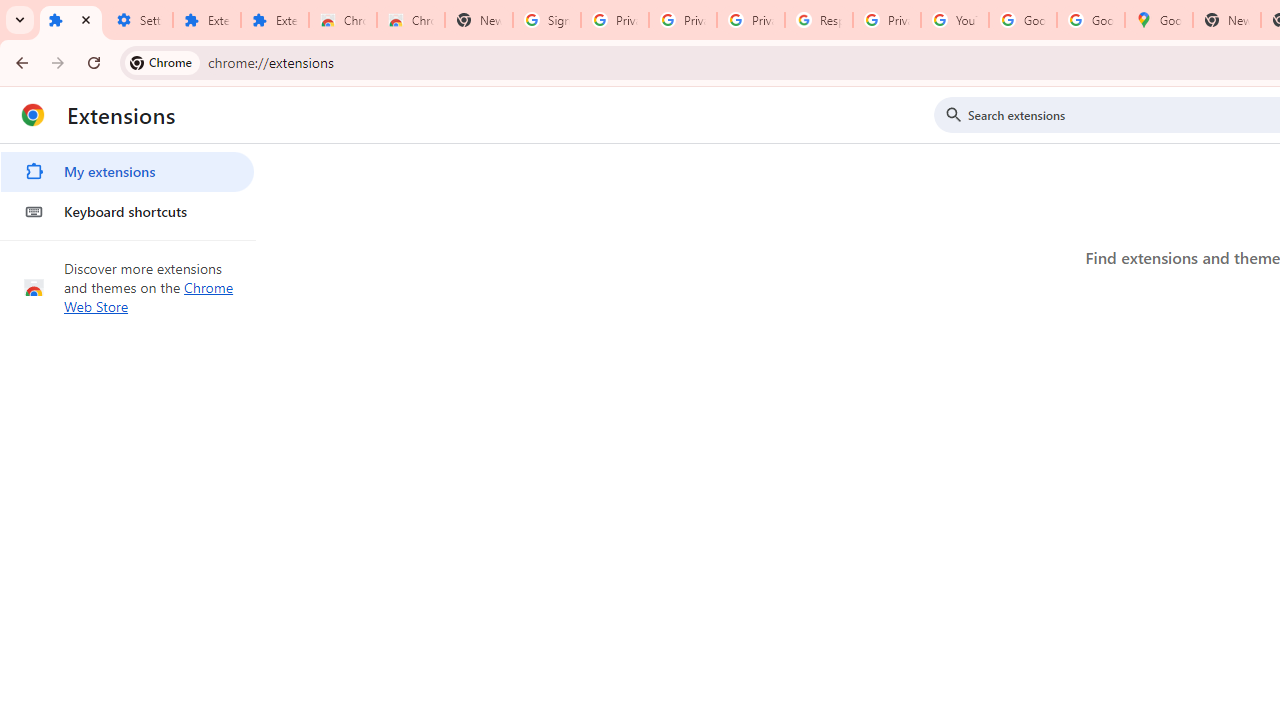  What do you see at coordinates (478, 20) in the screenshot?
I see `'New Tab'` at bounding box center [478, 20].